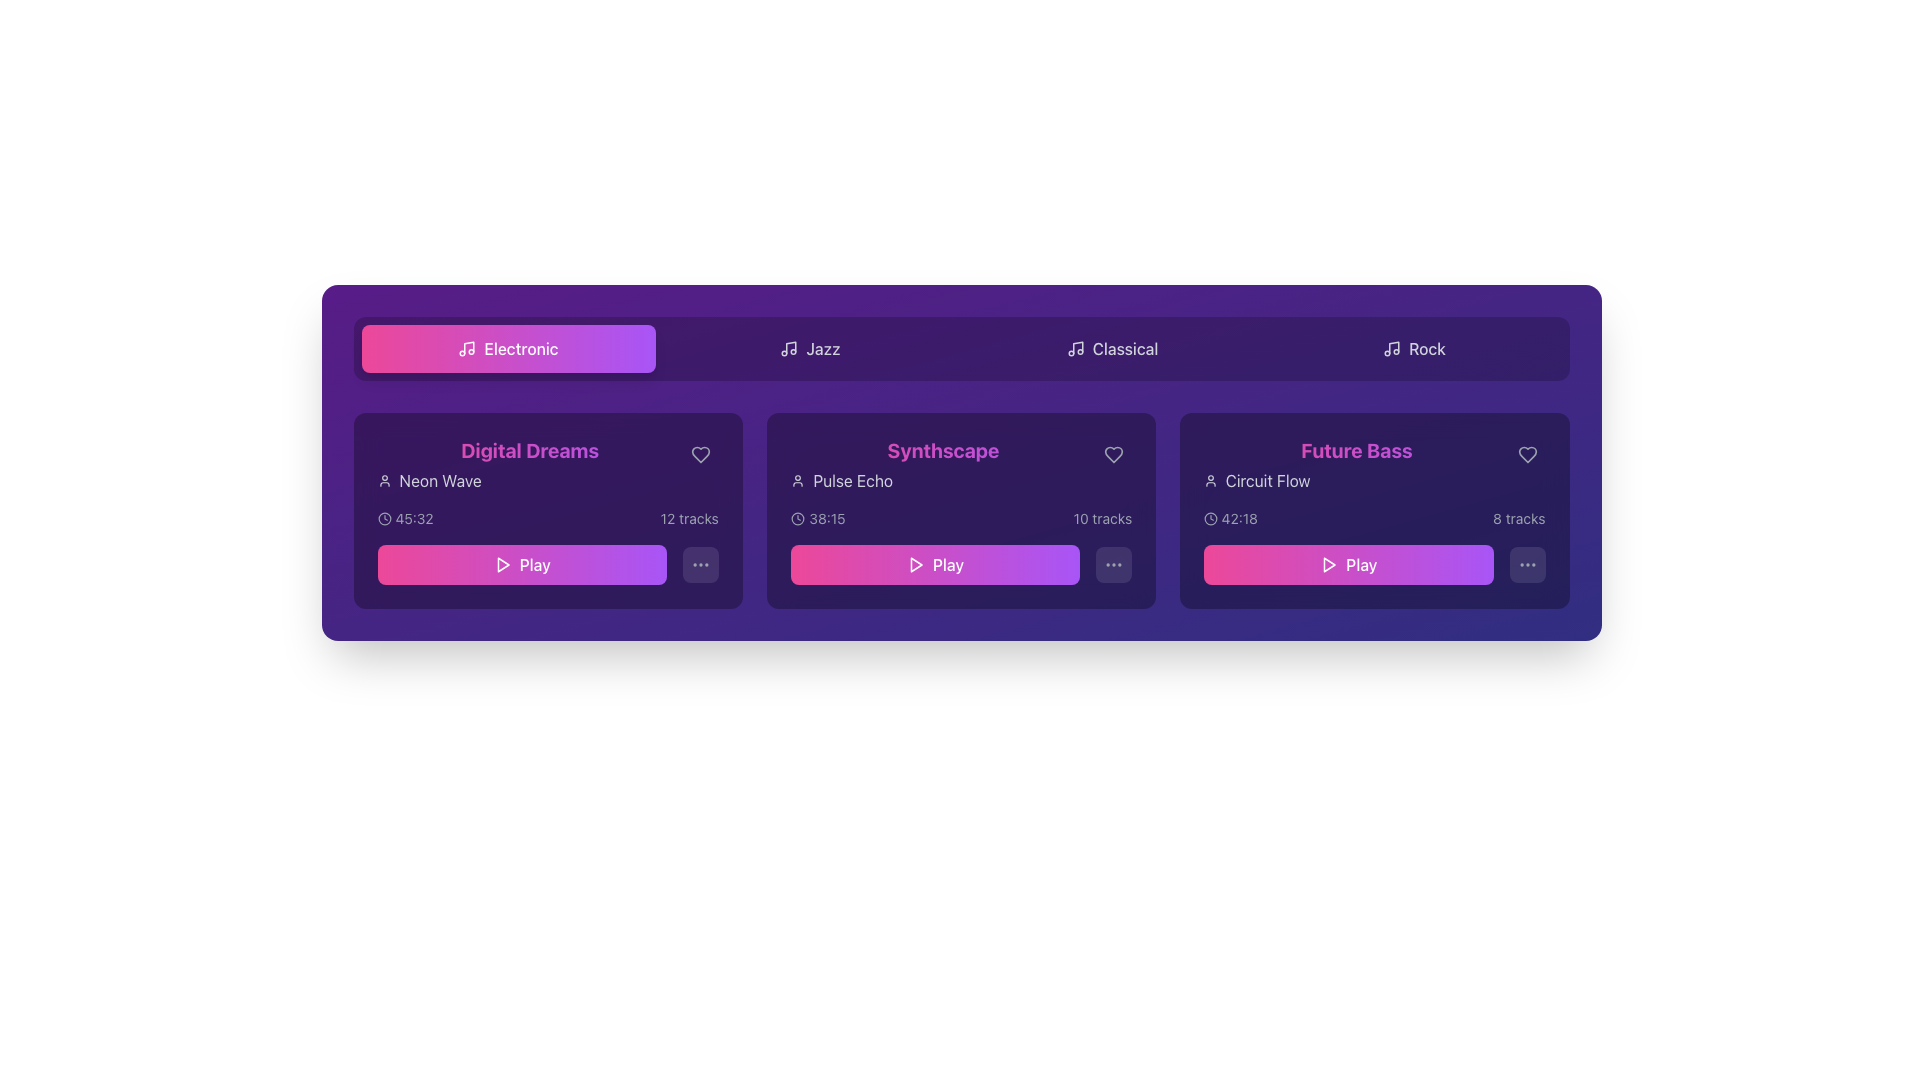 This screenshot has height=1080, width=1920. Describe the element at coordinates (817, 518) in the screenshot. I see `the small rectangular text display showing the time indicator '38:15' with a clock icon on the left, located in the 'Synthscape' section` at that location.